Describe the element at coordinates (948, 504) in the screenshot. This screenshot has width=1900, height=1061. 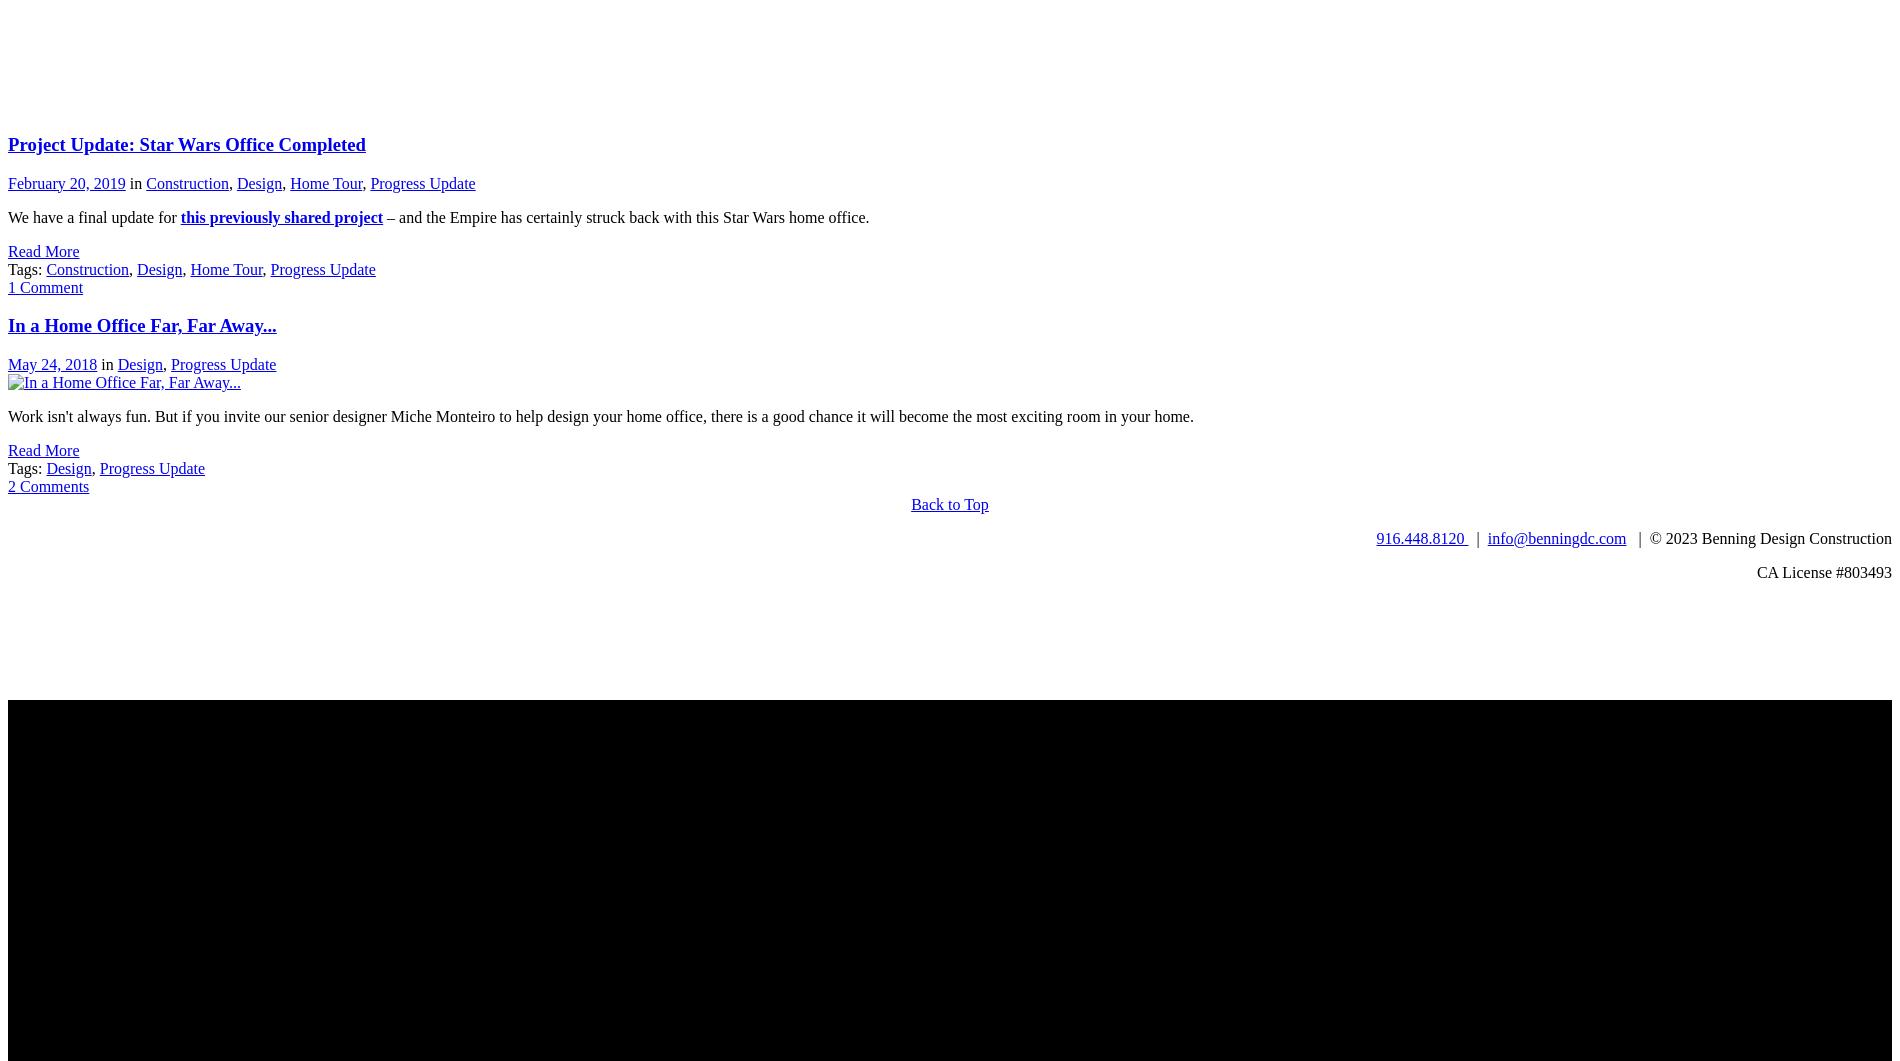
I see `'Back to Top'` at that location.